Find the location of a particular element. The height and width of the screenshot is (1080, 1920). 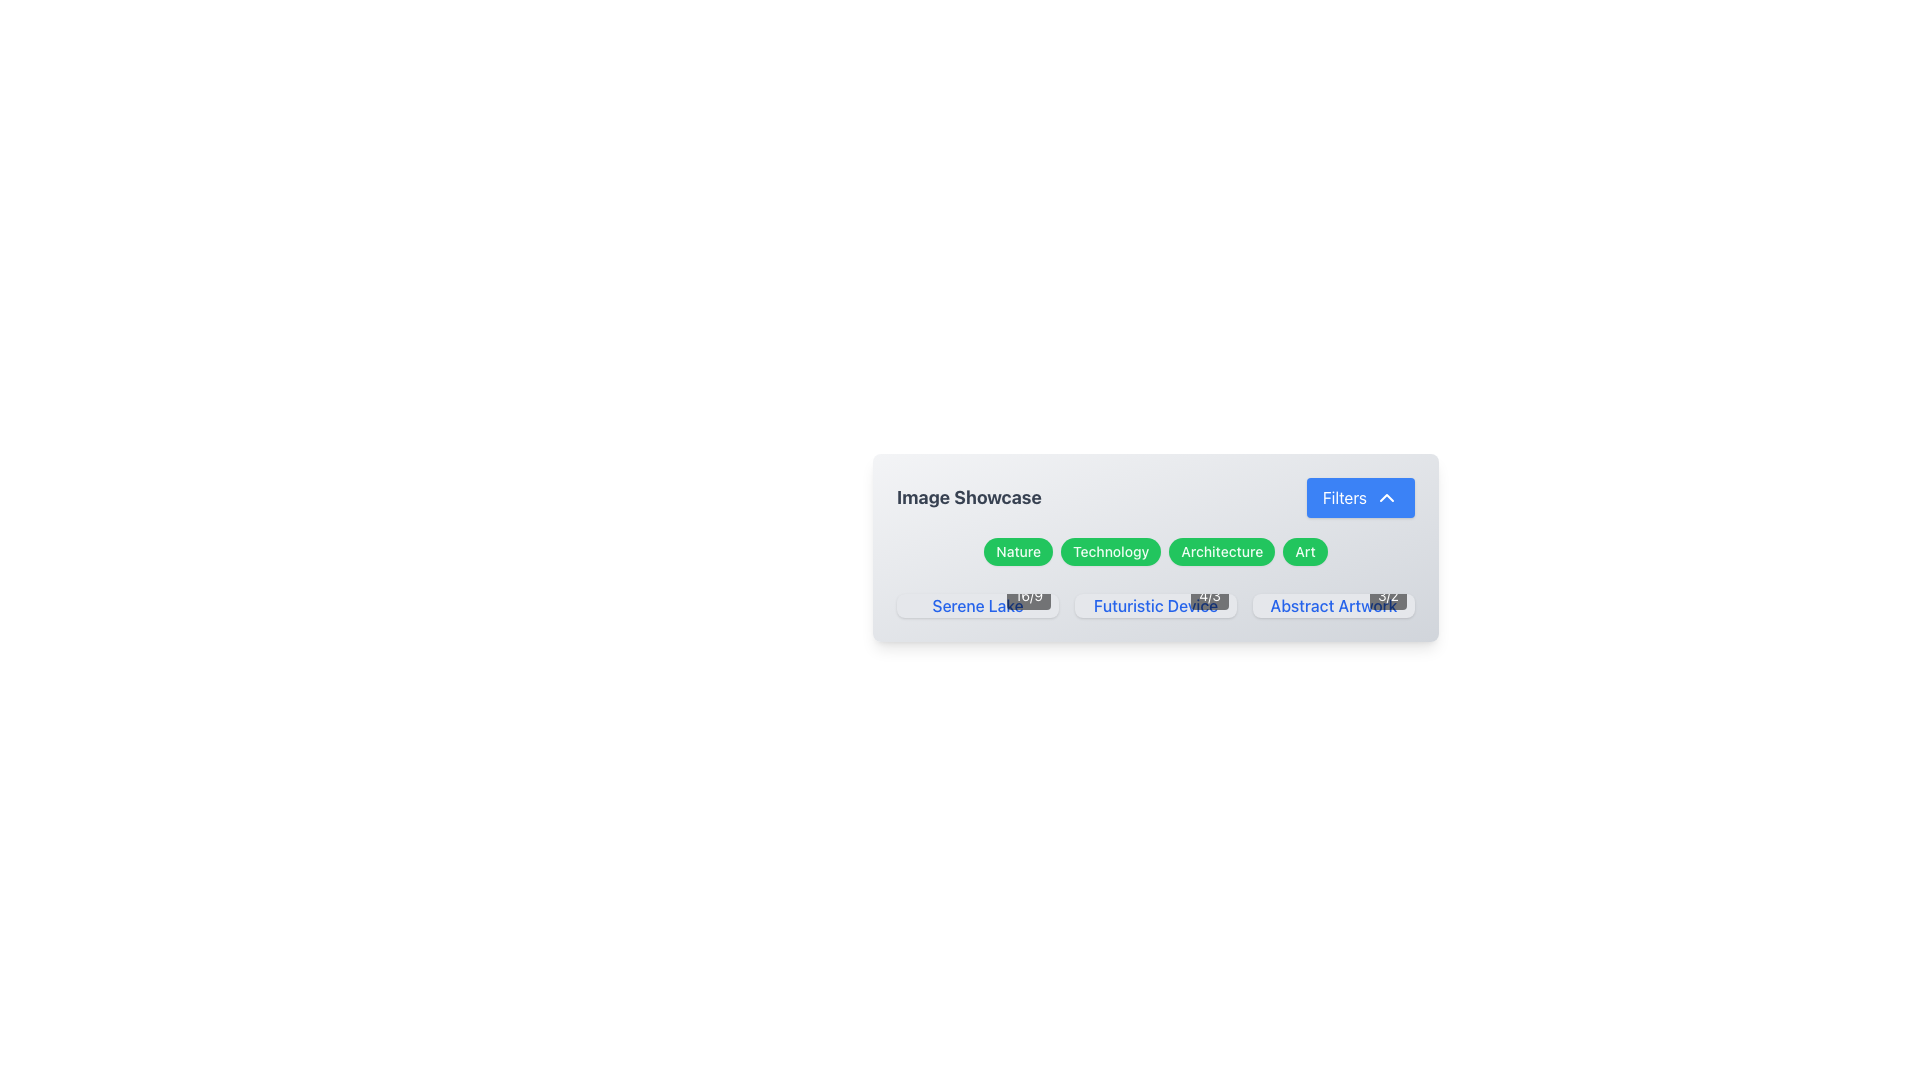

the card containing the text label 'Abstract Artwork' and the ratio '3/2', which is the third element in a row of three similar items is located at coordinates (1334, 604).